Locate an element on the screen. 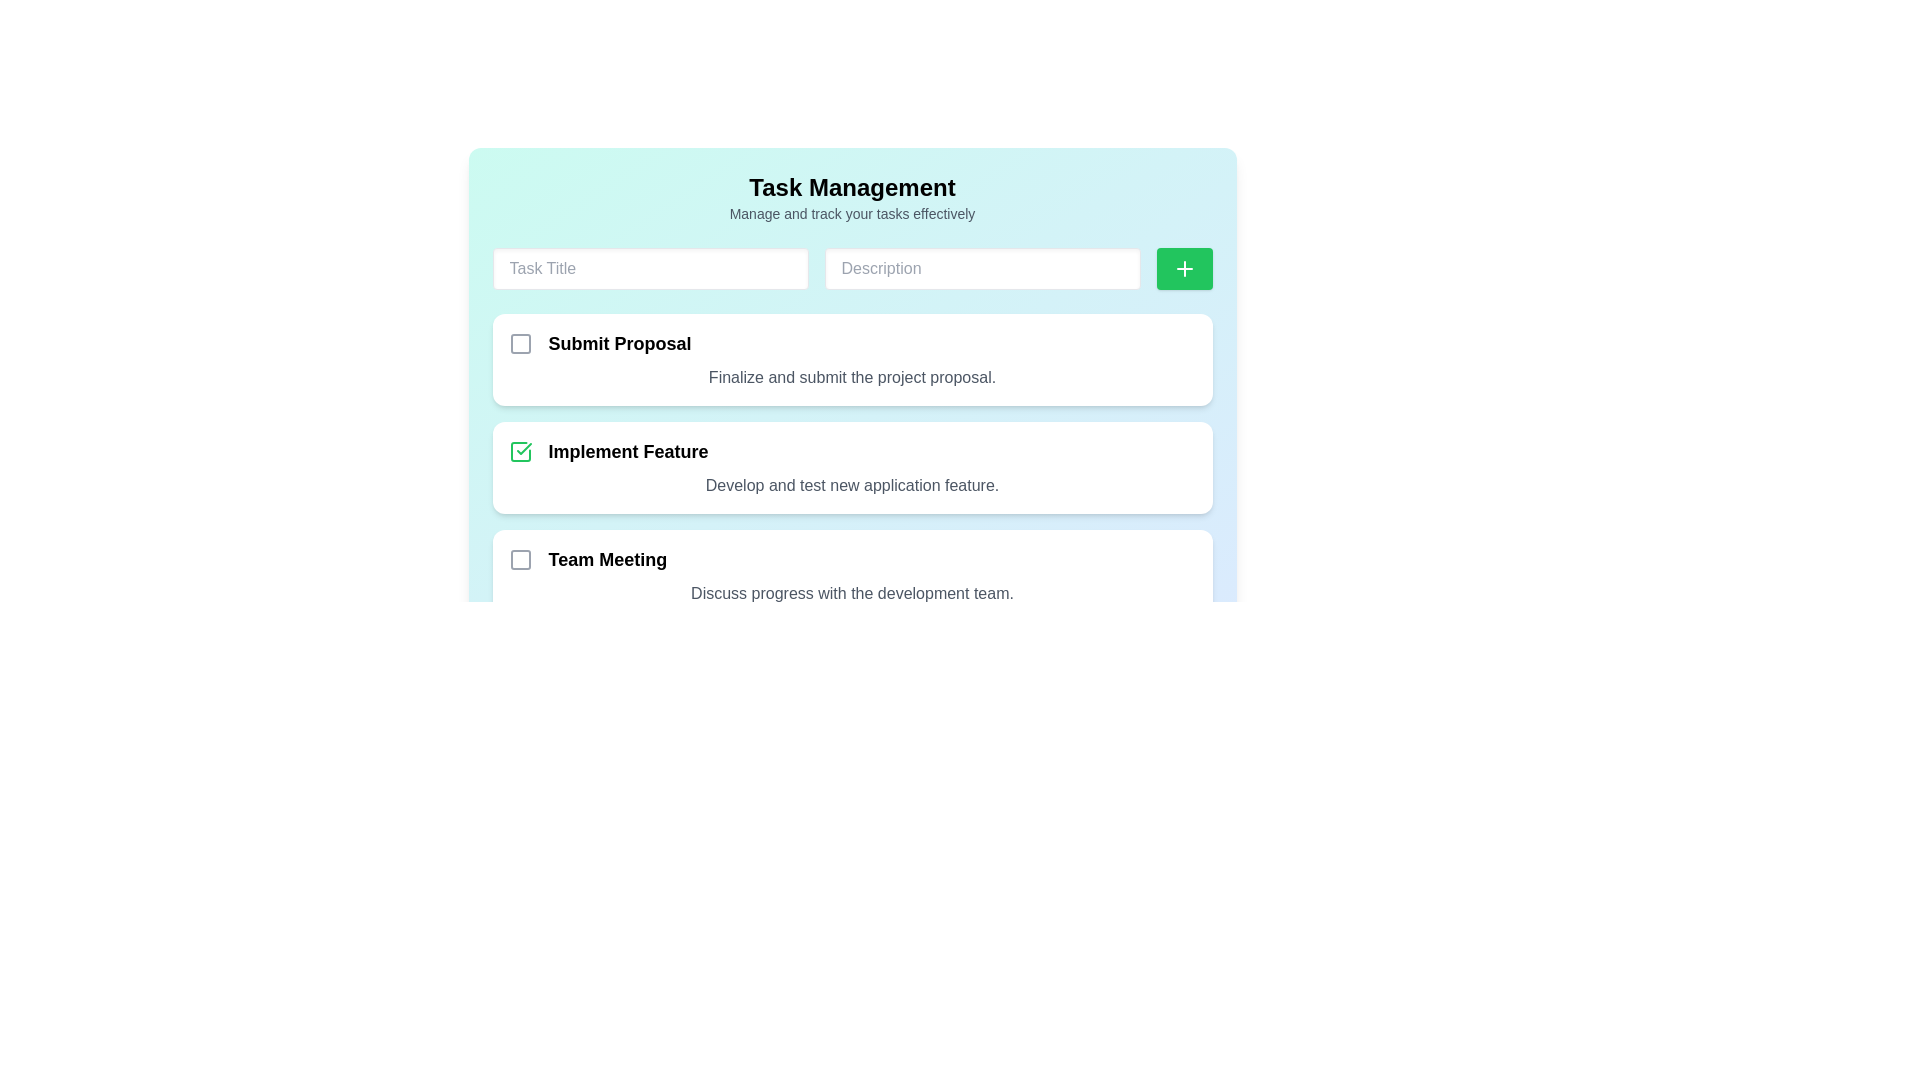 This screenshot has height=1080, width=1920. the 'Submit Proposal' checkbox and text label is located at coordinates (599, 342).